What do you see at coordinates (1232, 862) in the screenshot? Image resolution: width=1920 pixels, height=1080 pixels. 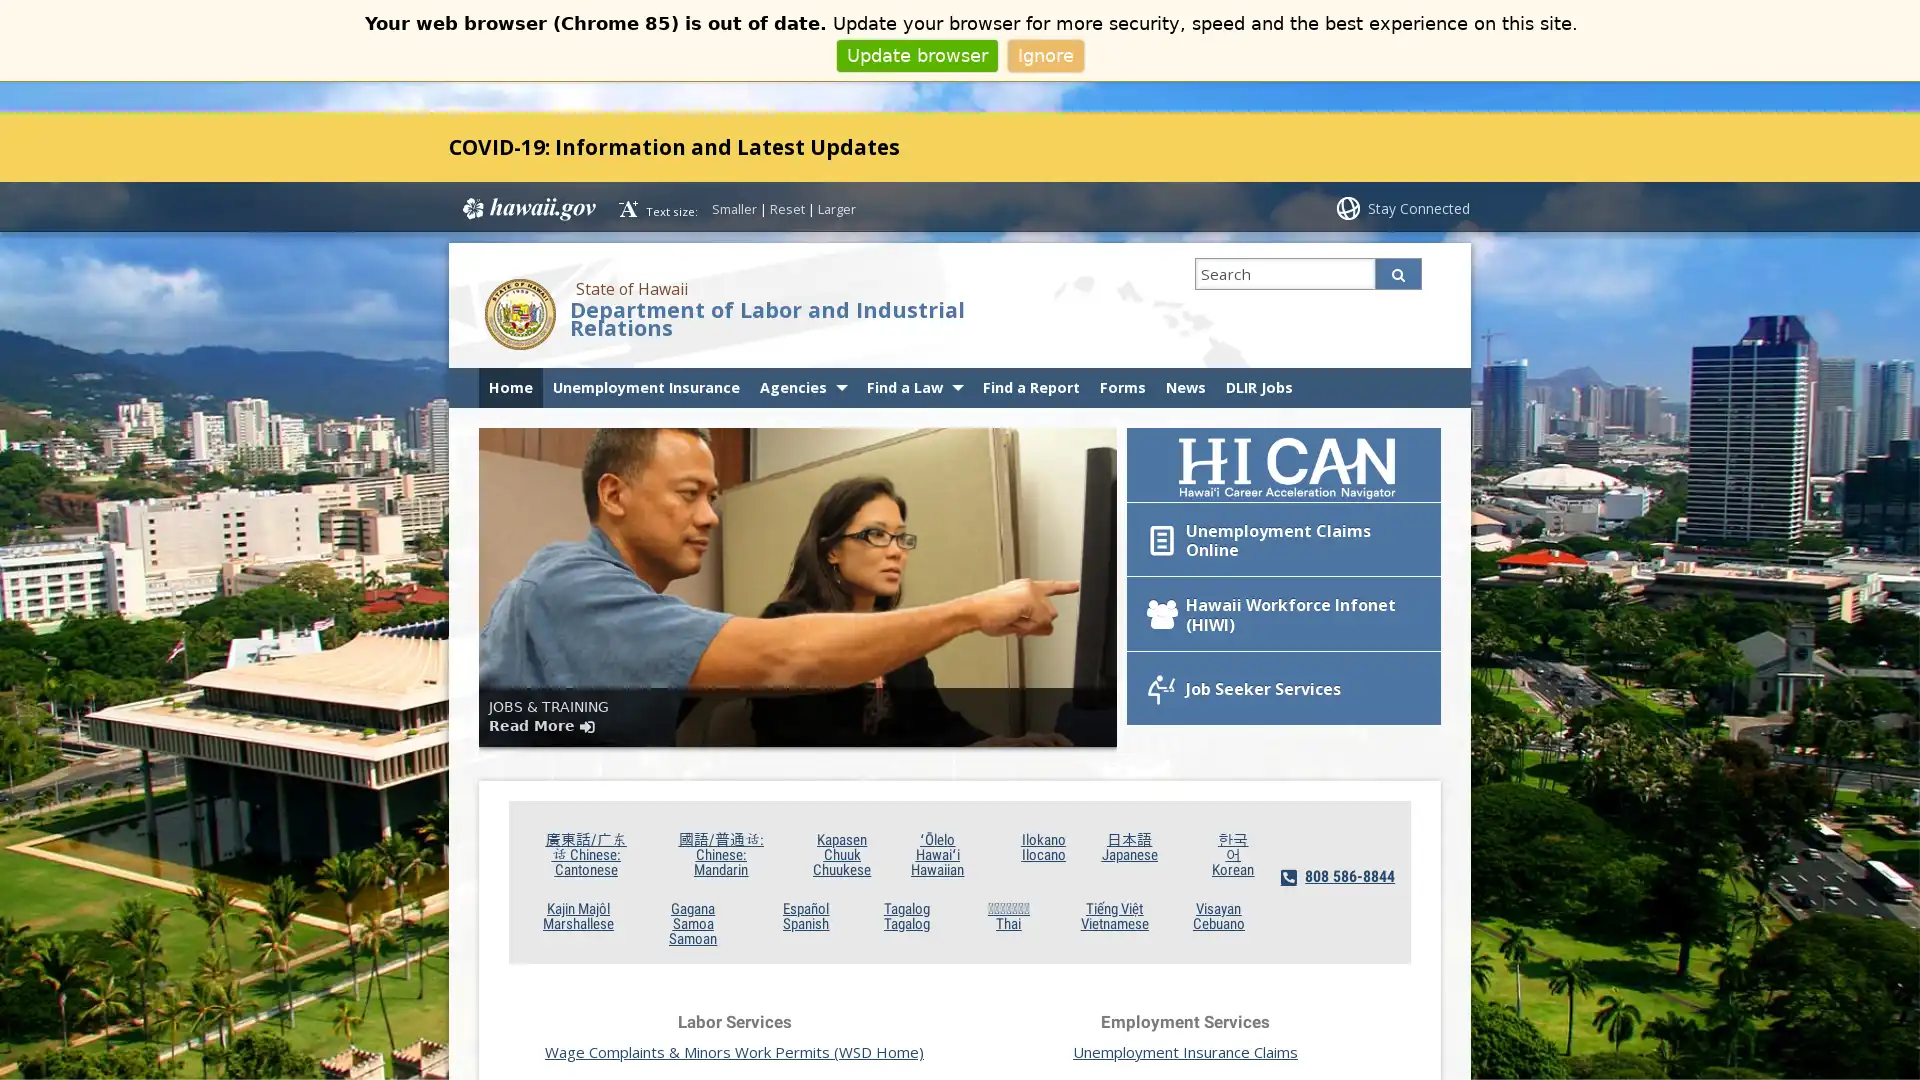 I see `Korean` at bounding box center [1232, 862].